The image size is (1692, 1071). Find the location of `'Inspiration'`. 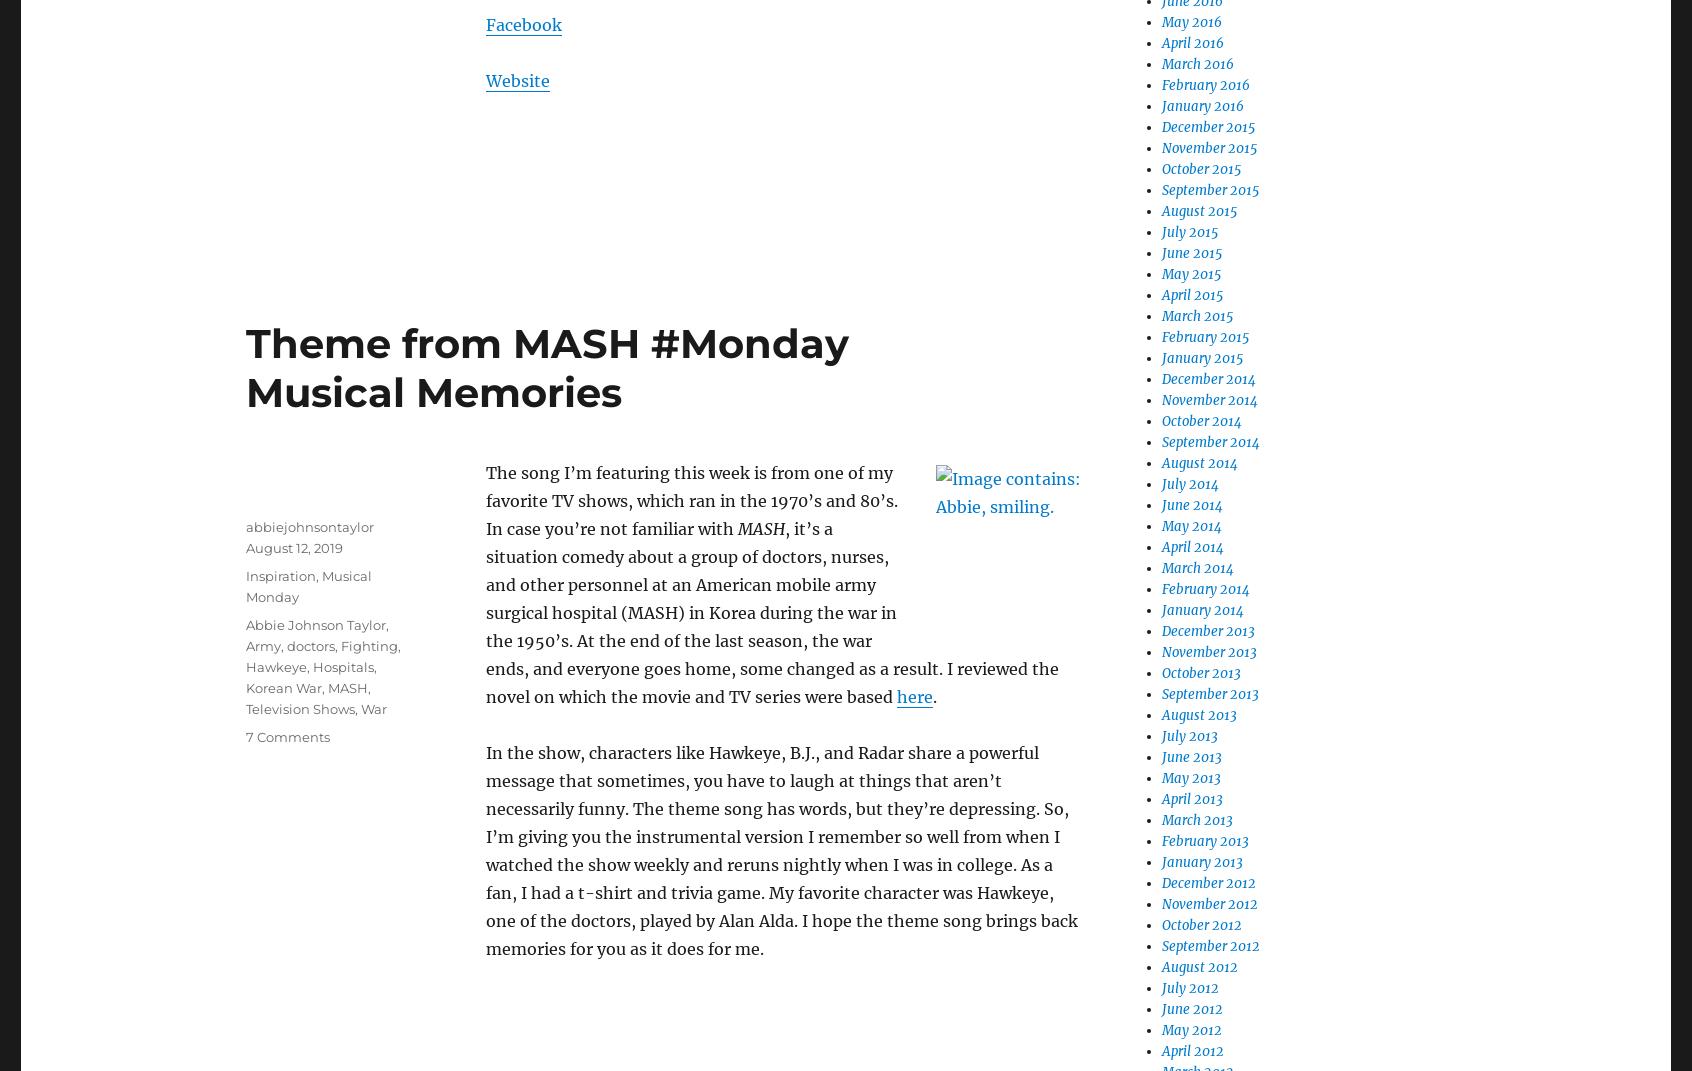

'Inspiration' is located at coordinates (281, 575).